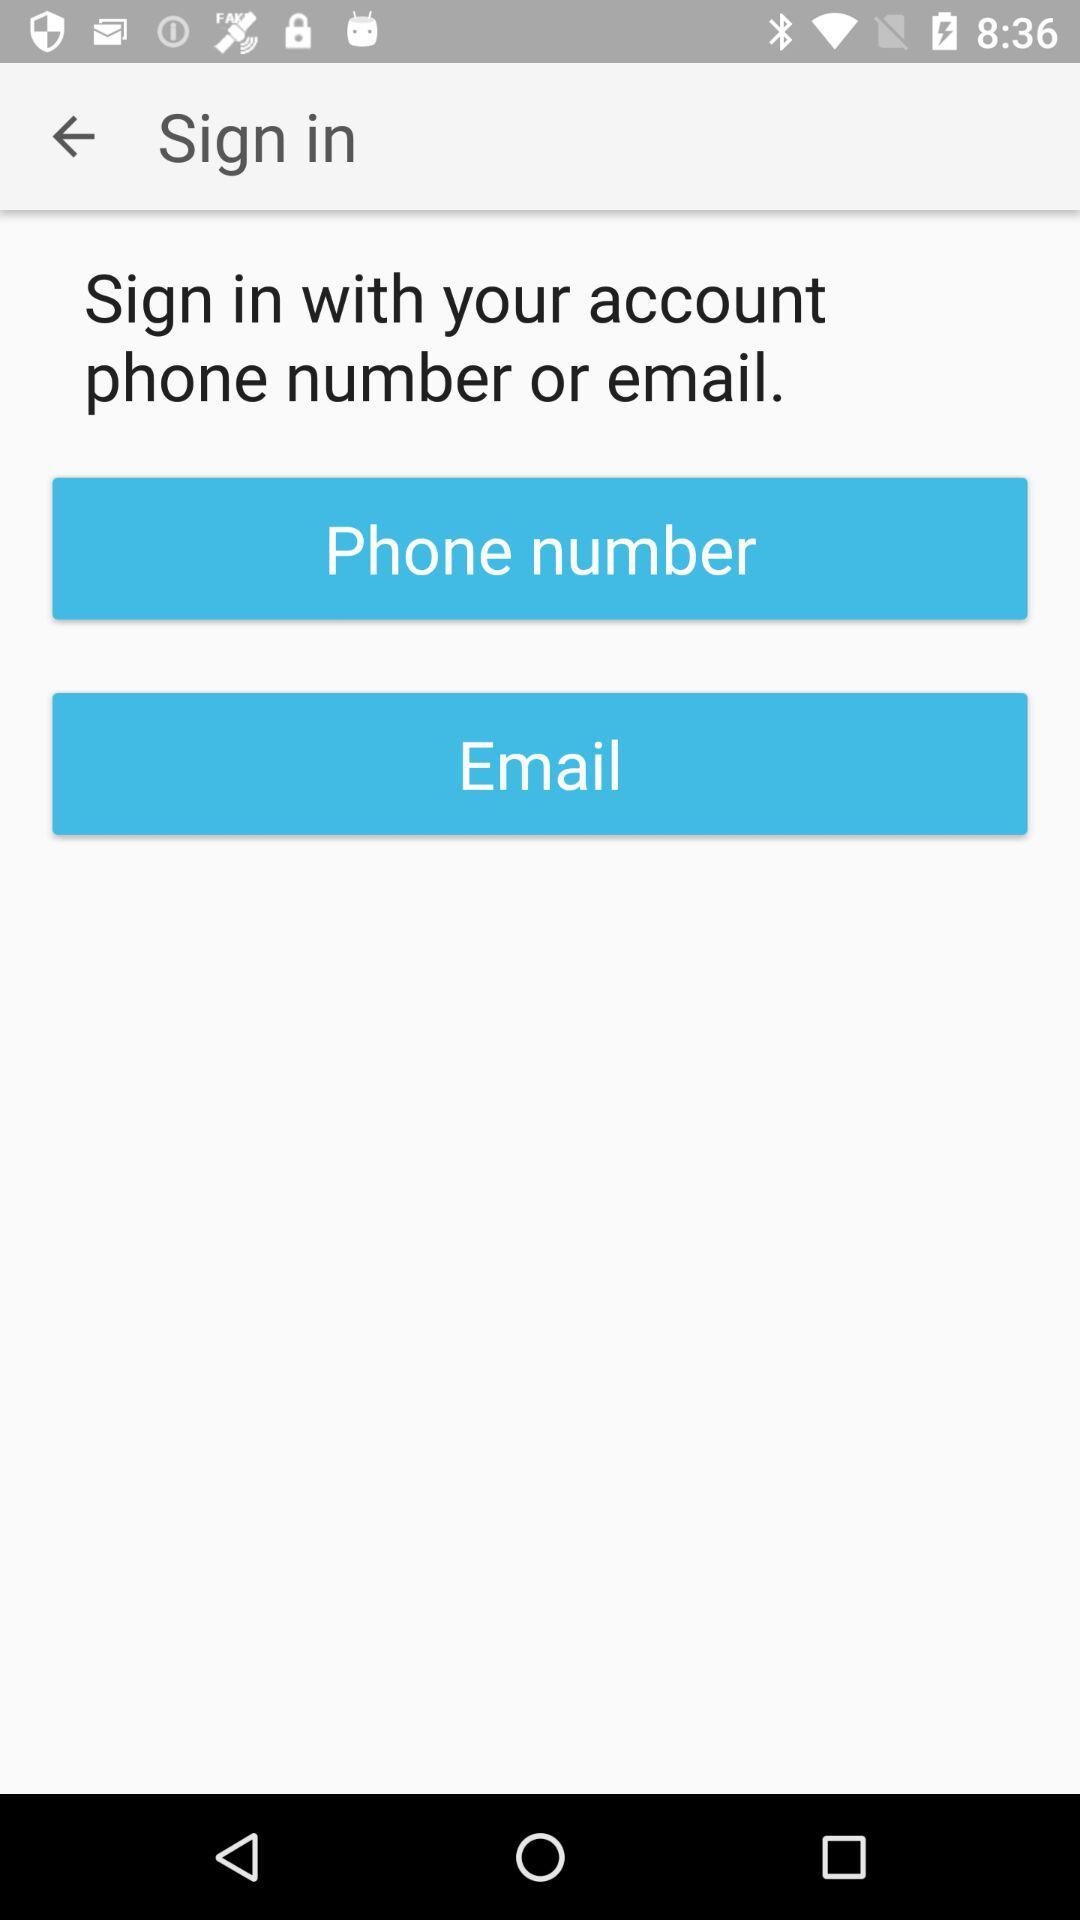  What do you see at coordinates (72, 135) in the screenshot?
I see `the app to the left of sign in item` at bounding box center [72, 135].